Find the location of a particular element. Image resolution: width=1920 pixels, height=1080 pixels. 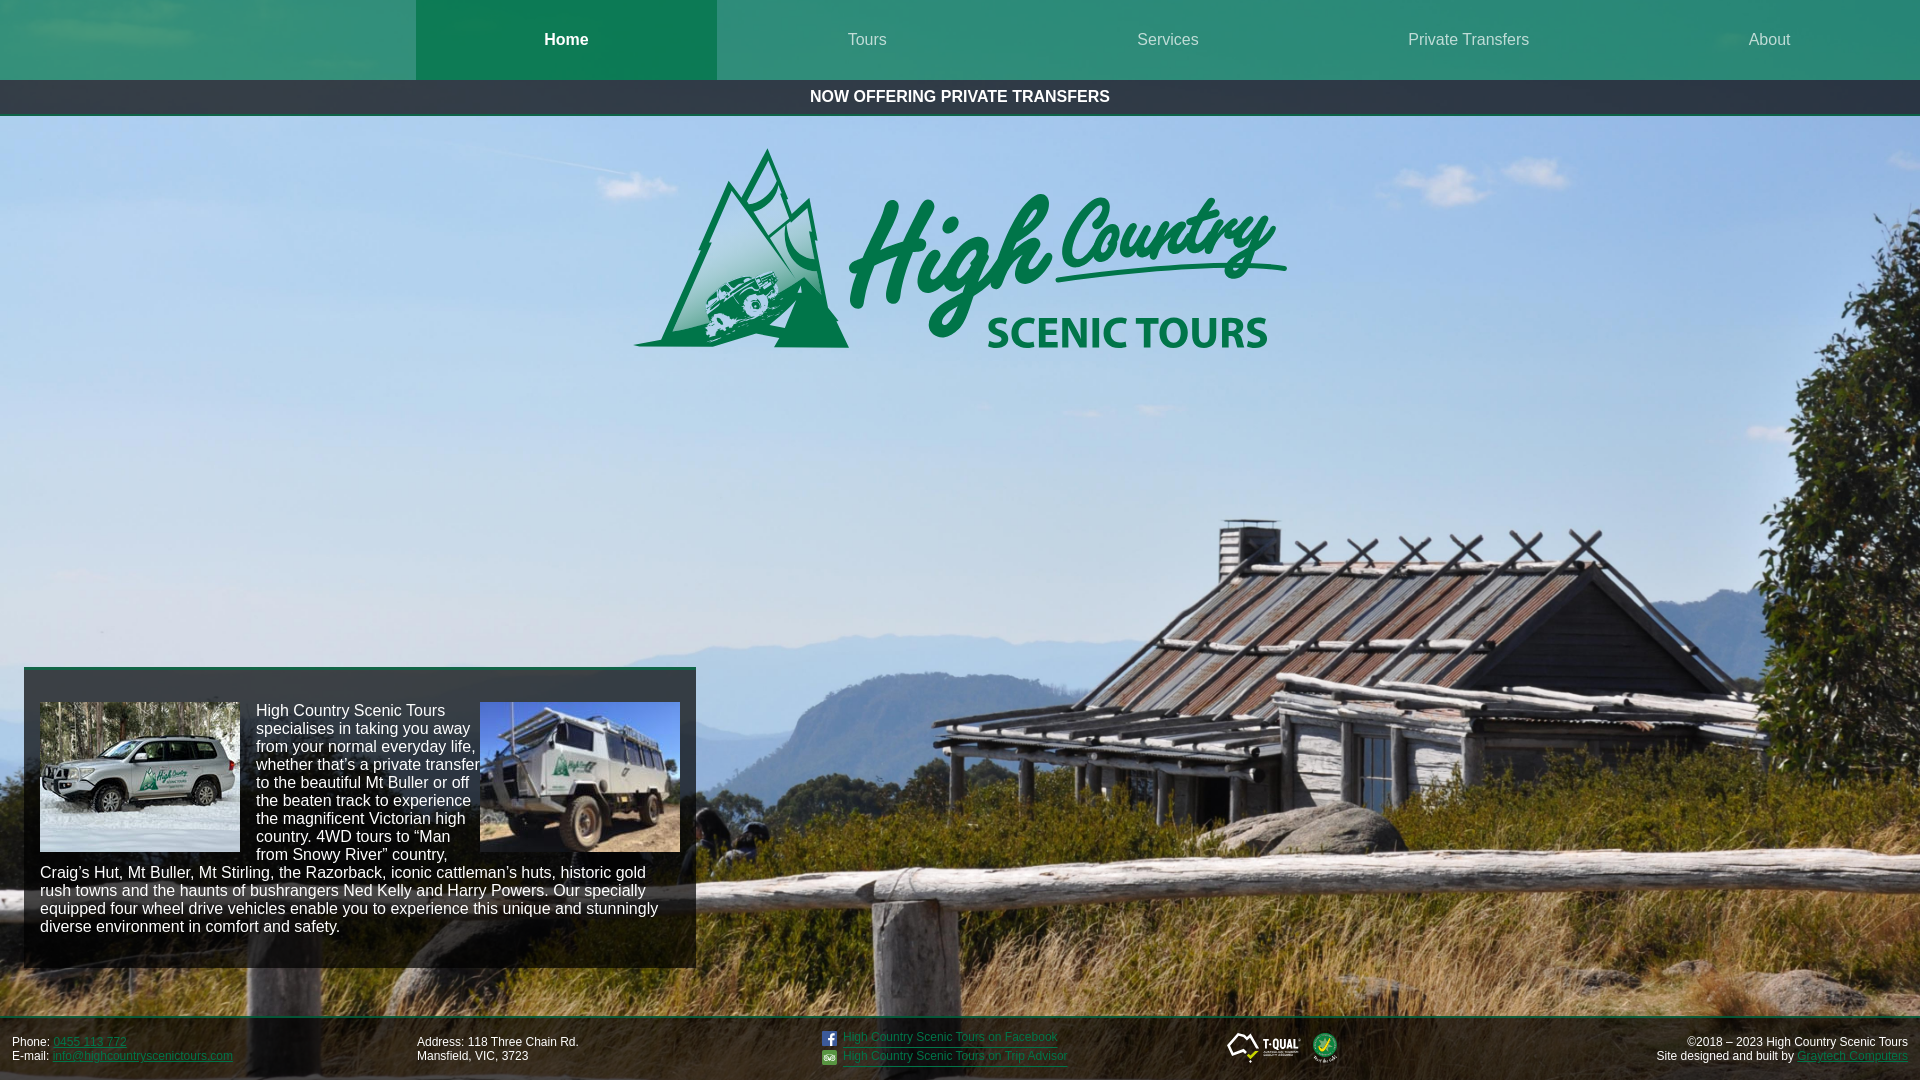

'Graytech Computers' is located at coordinates (1796, 1055).